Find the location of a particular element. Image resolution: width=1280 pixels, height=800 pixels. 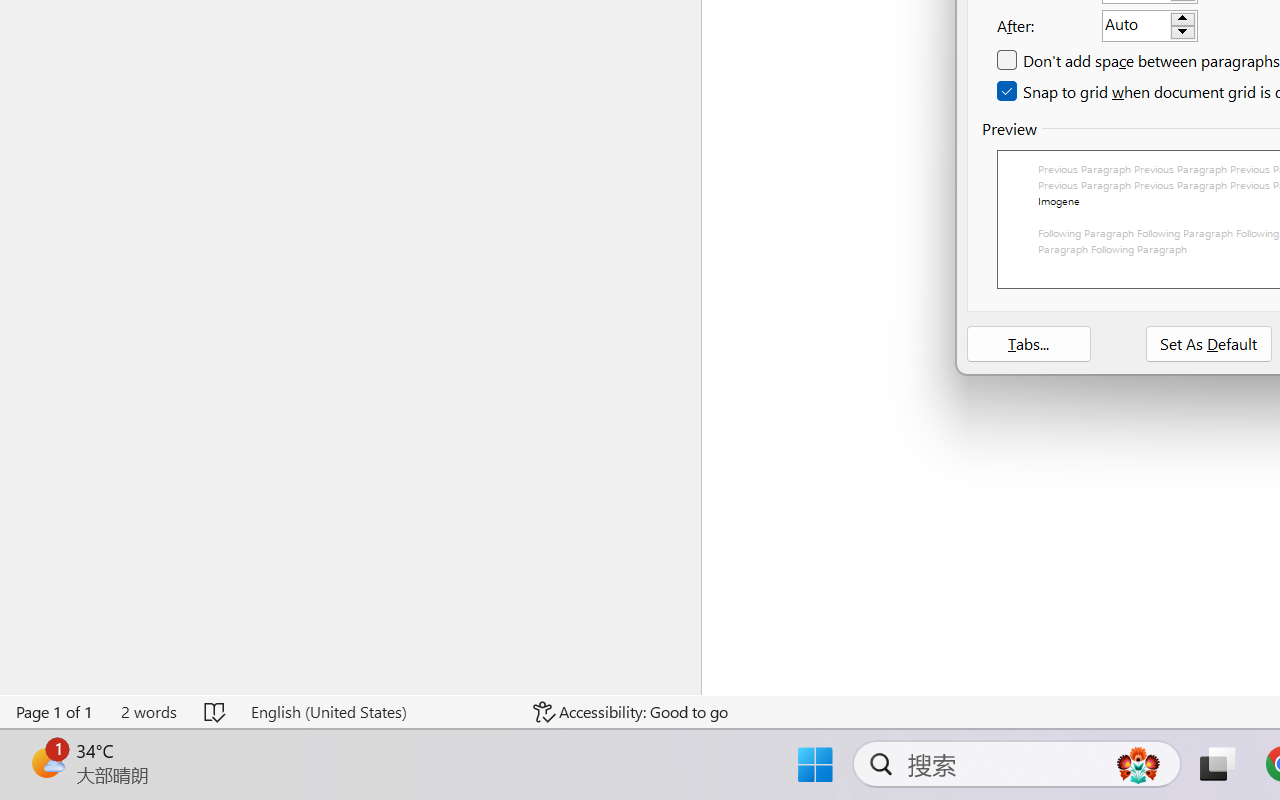

'Tabs...' is located at coordinates (1029, 344).